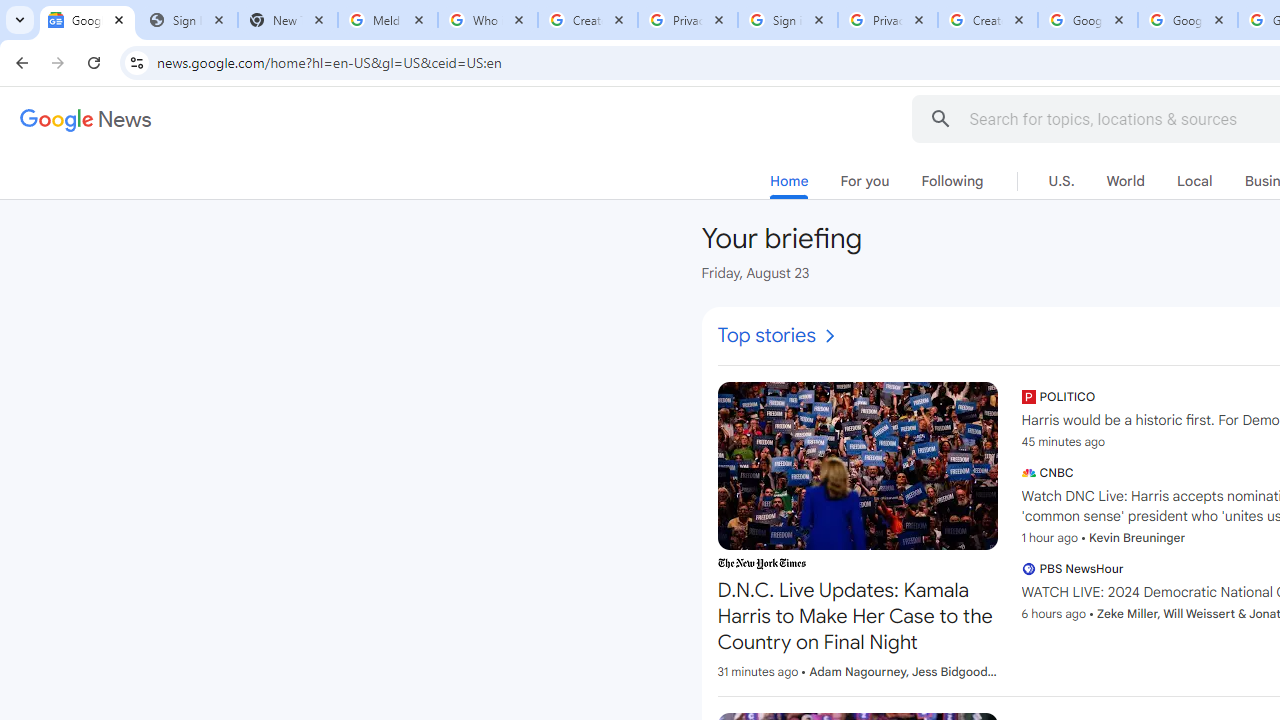 Image resolution: width=1280 pixels, height=720 pixels. What do you see at coordinates (864, 181) in the screenshot?
I see `'For you'` at bounding box center [864, 181].